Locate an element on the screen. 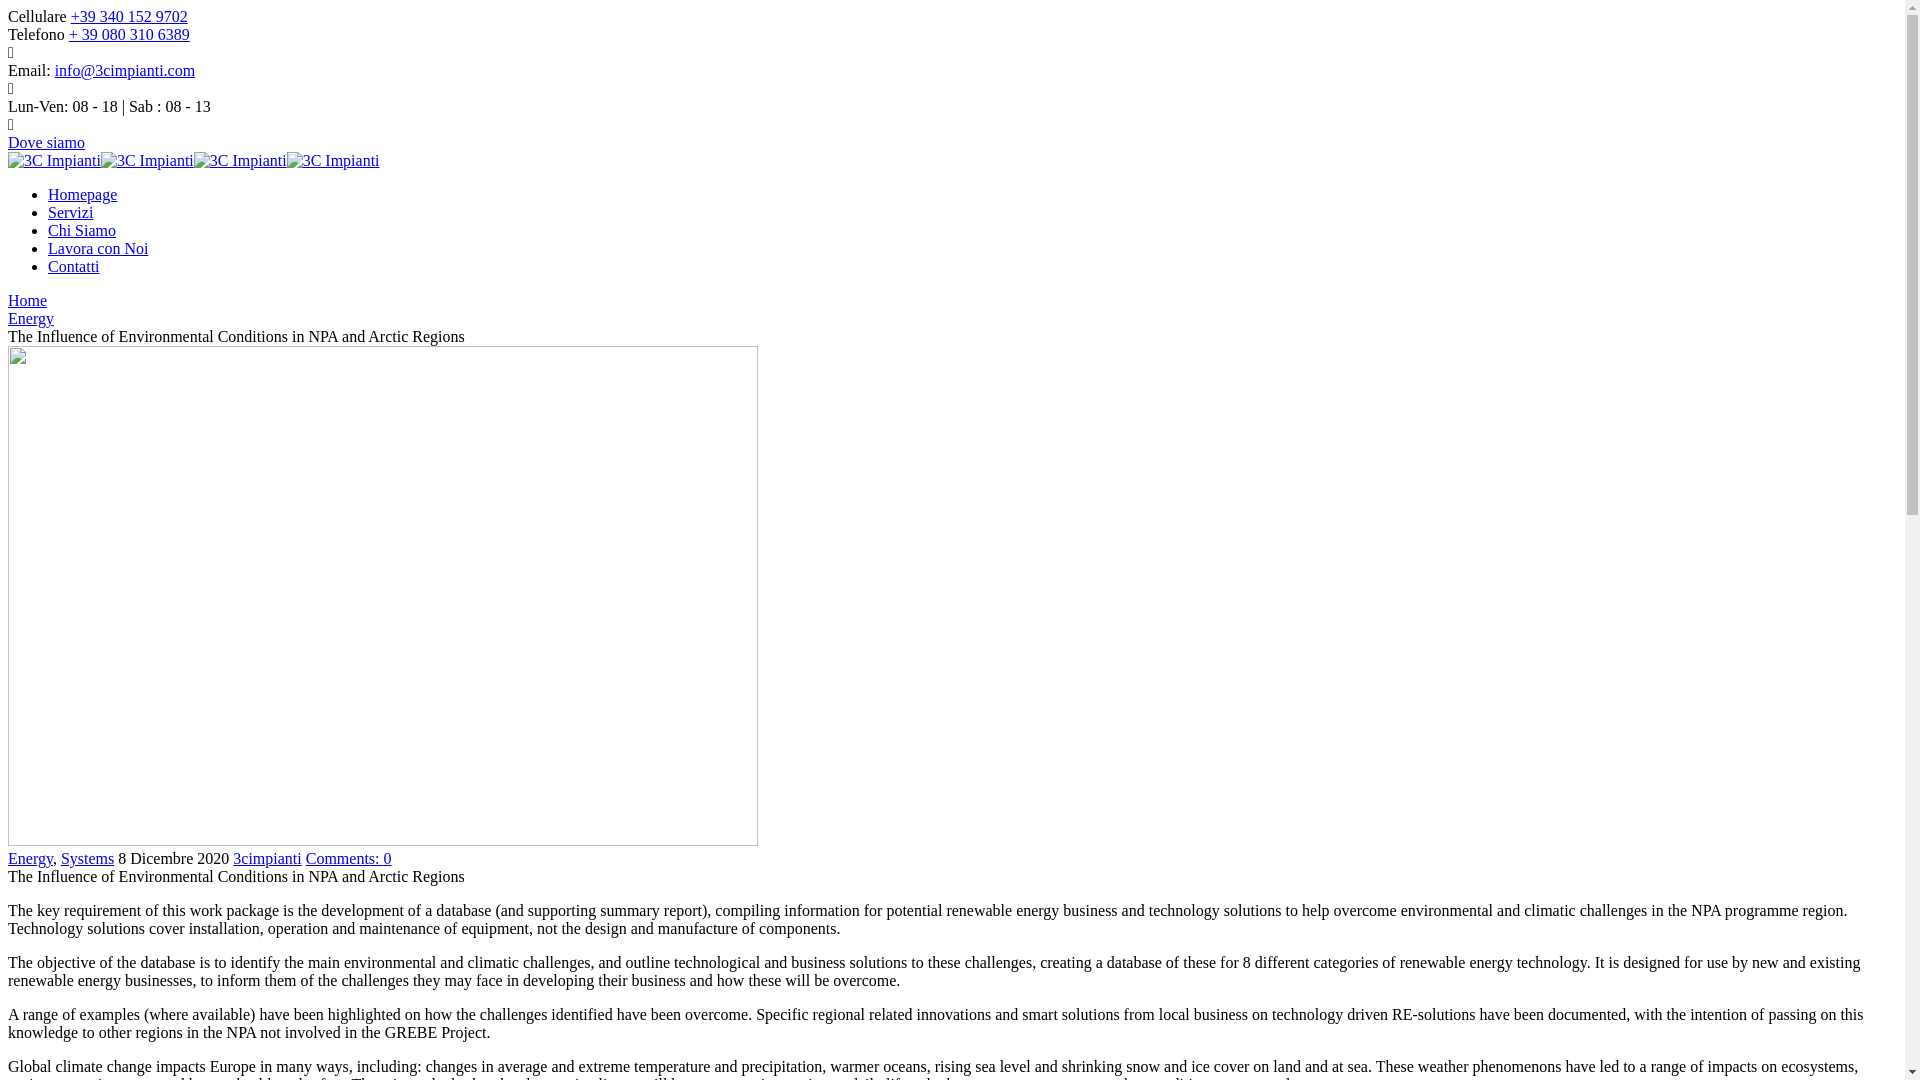  'Energy' is located at coordinates (8, 317).